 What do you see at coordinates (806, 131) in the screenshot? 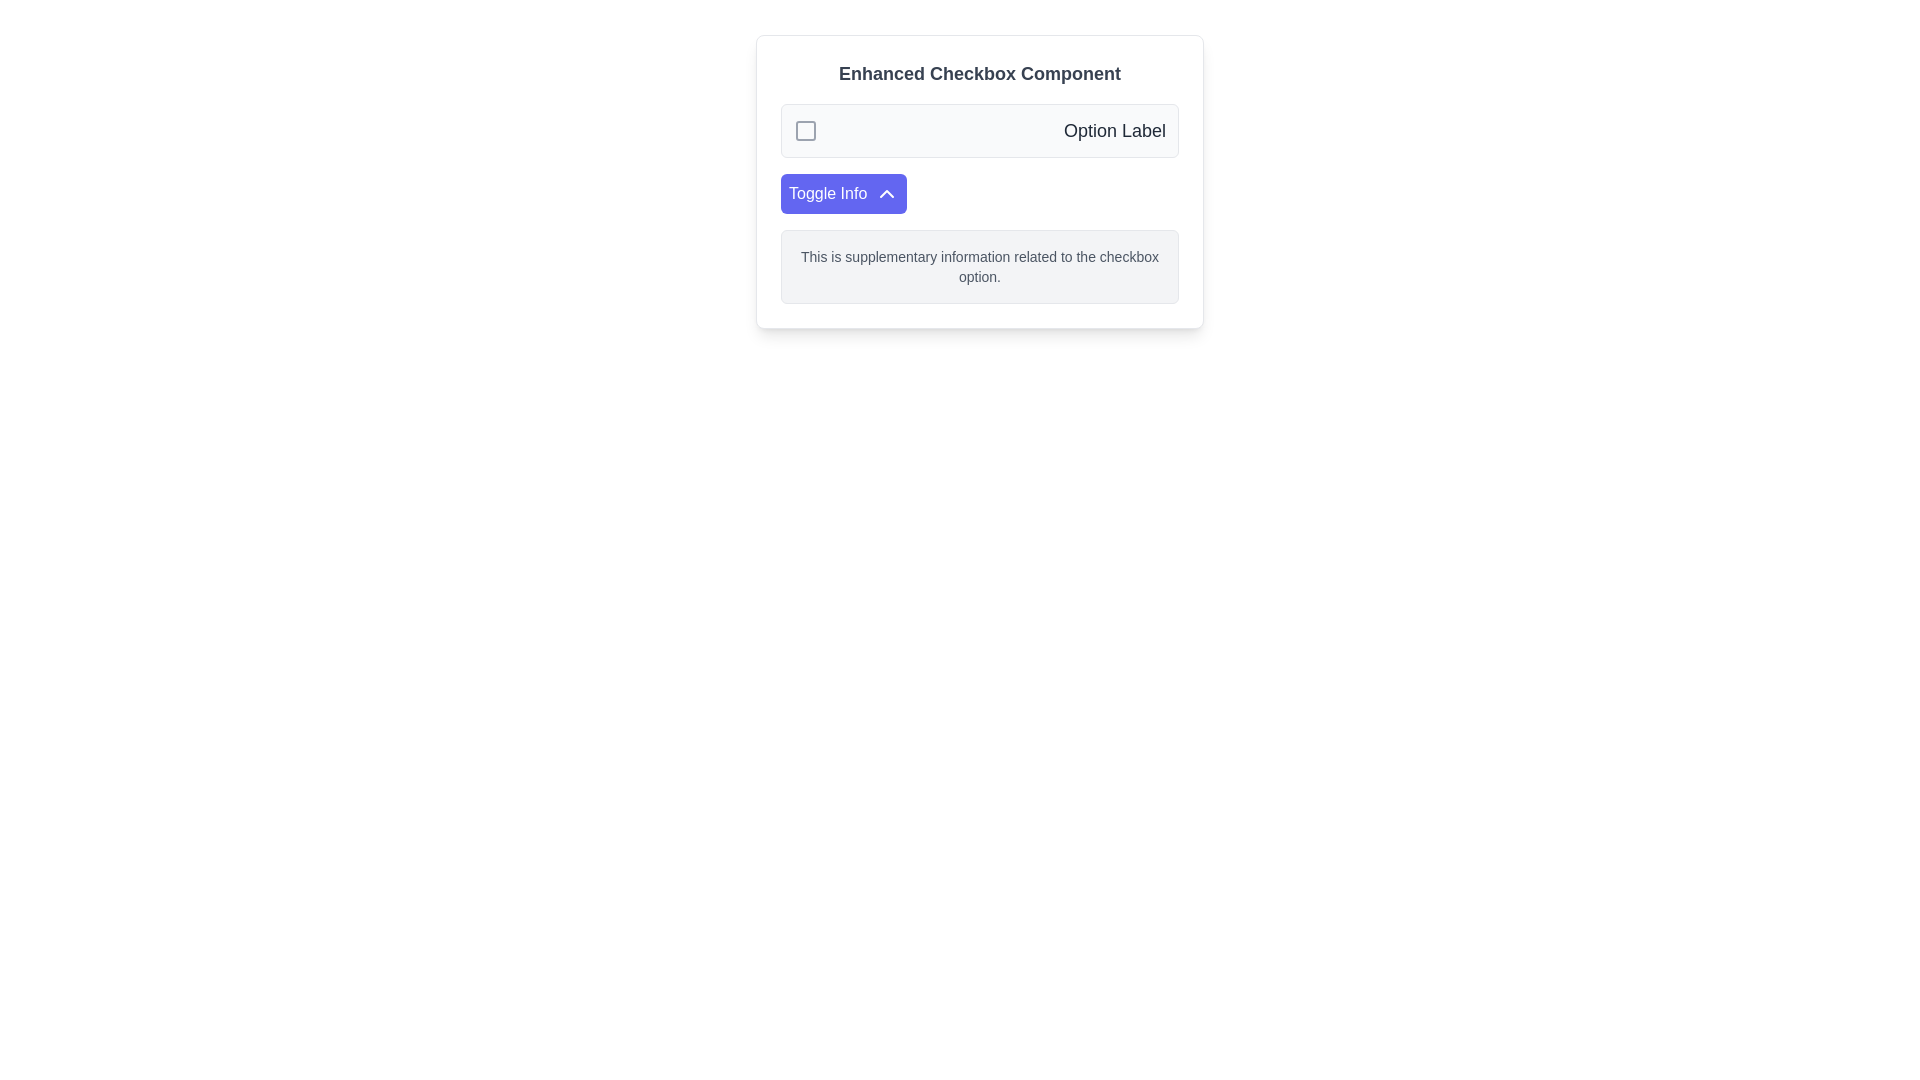
I see `the unselected checkbox located in the top-left corner of the option row containing the label 'Option Label'` at bounding box center [806, 131].